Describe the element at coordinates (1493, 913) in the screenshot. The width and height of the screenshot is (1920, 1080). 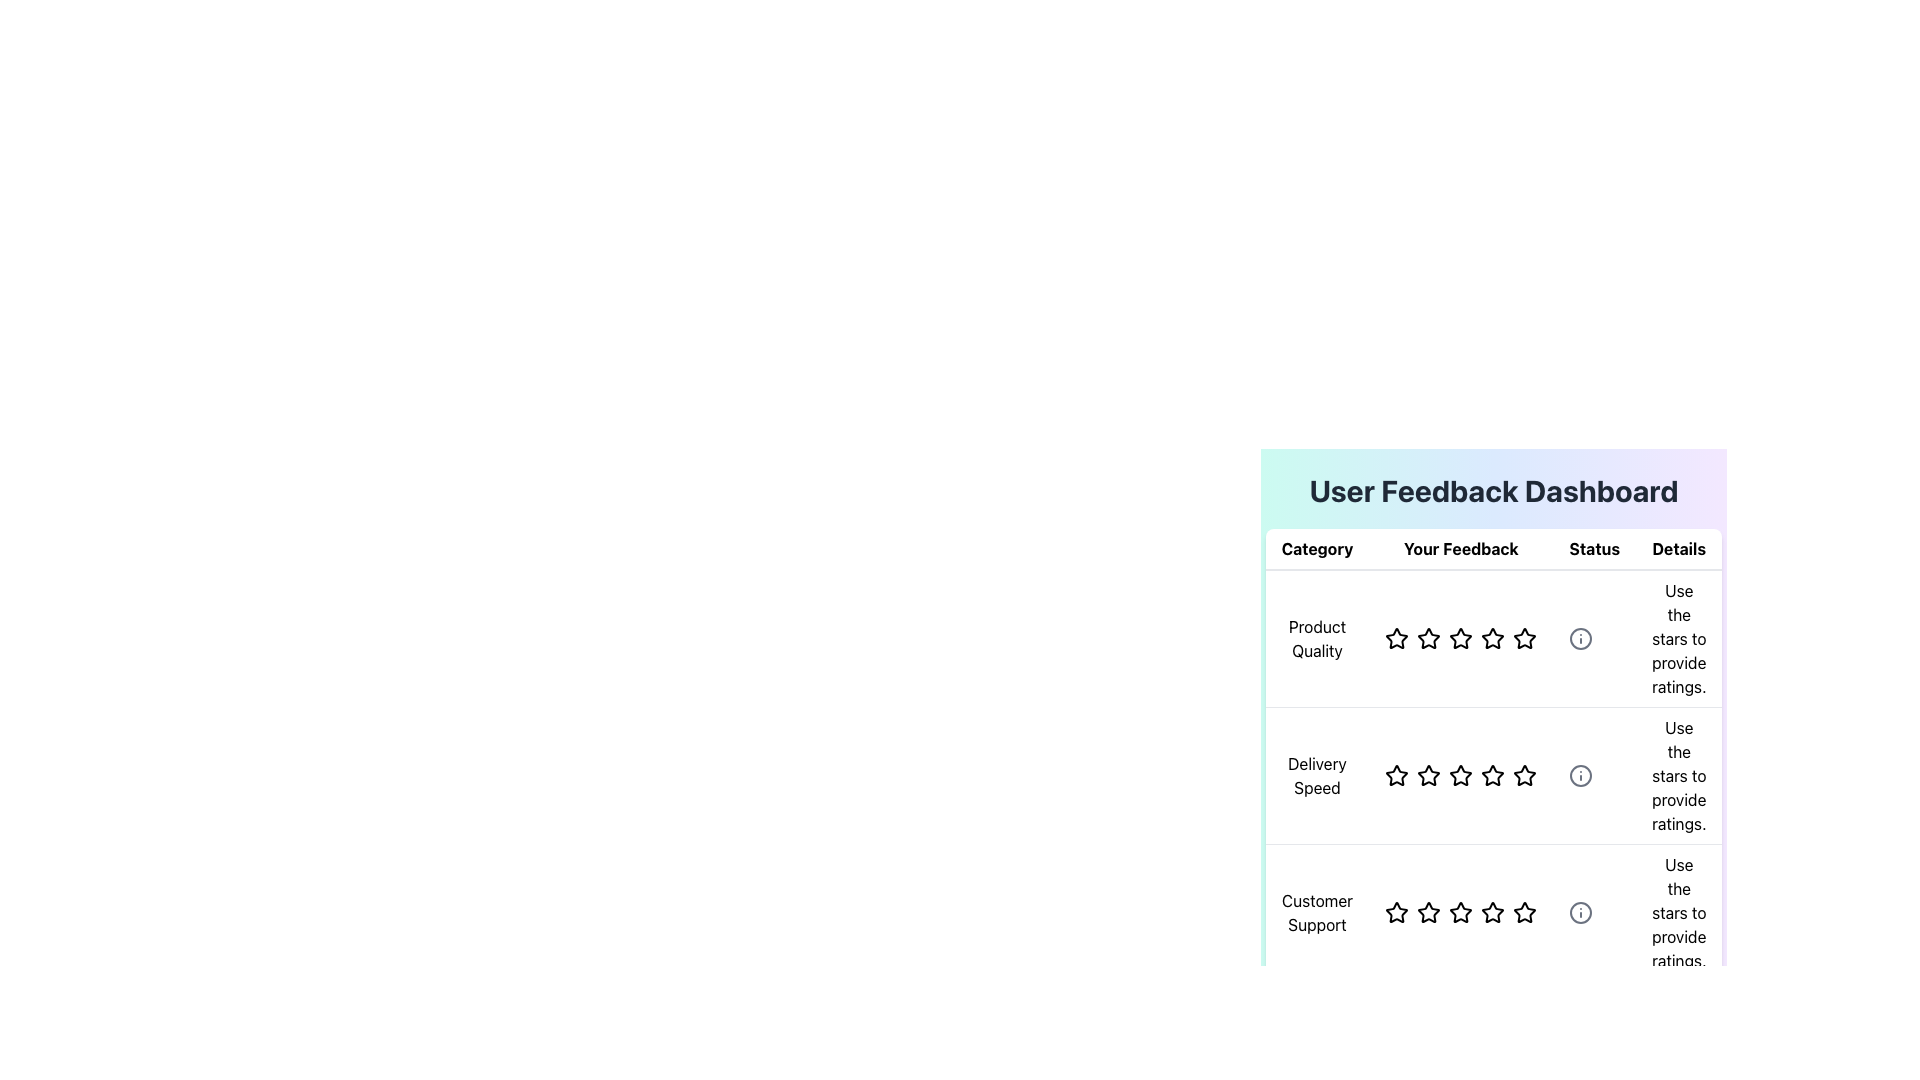
I see `the star rating system in the third row of the 'User Feedback Dashboard' table to provide feedback for the 'Customer Support' category` at that location.